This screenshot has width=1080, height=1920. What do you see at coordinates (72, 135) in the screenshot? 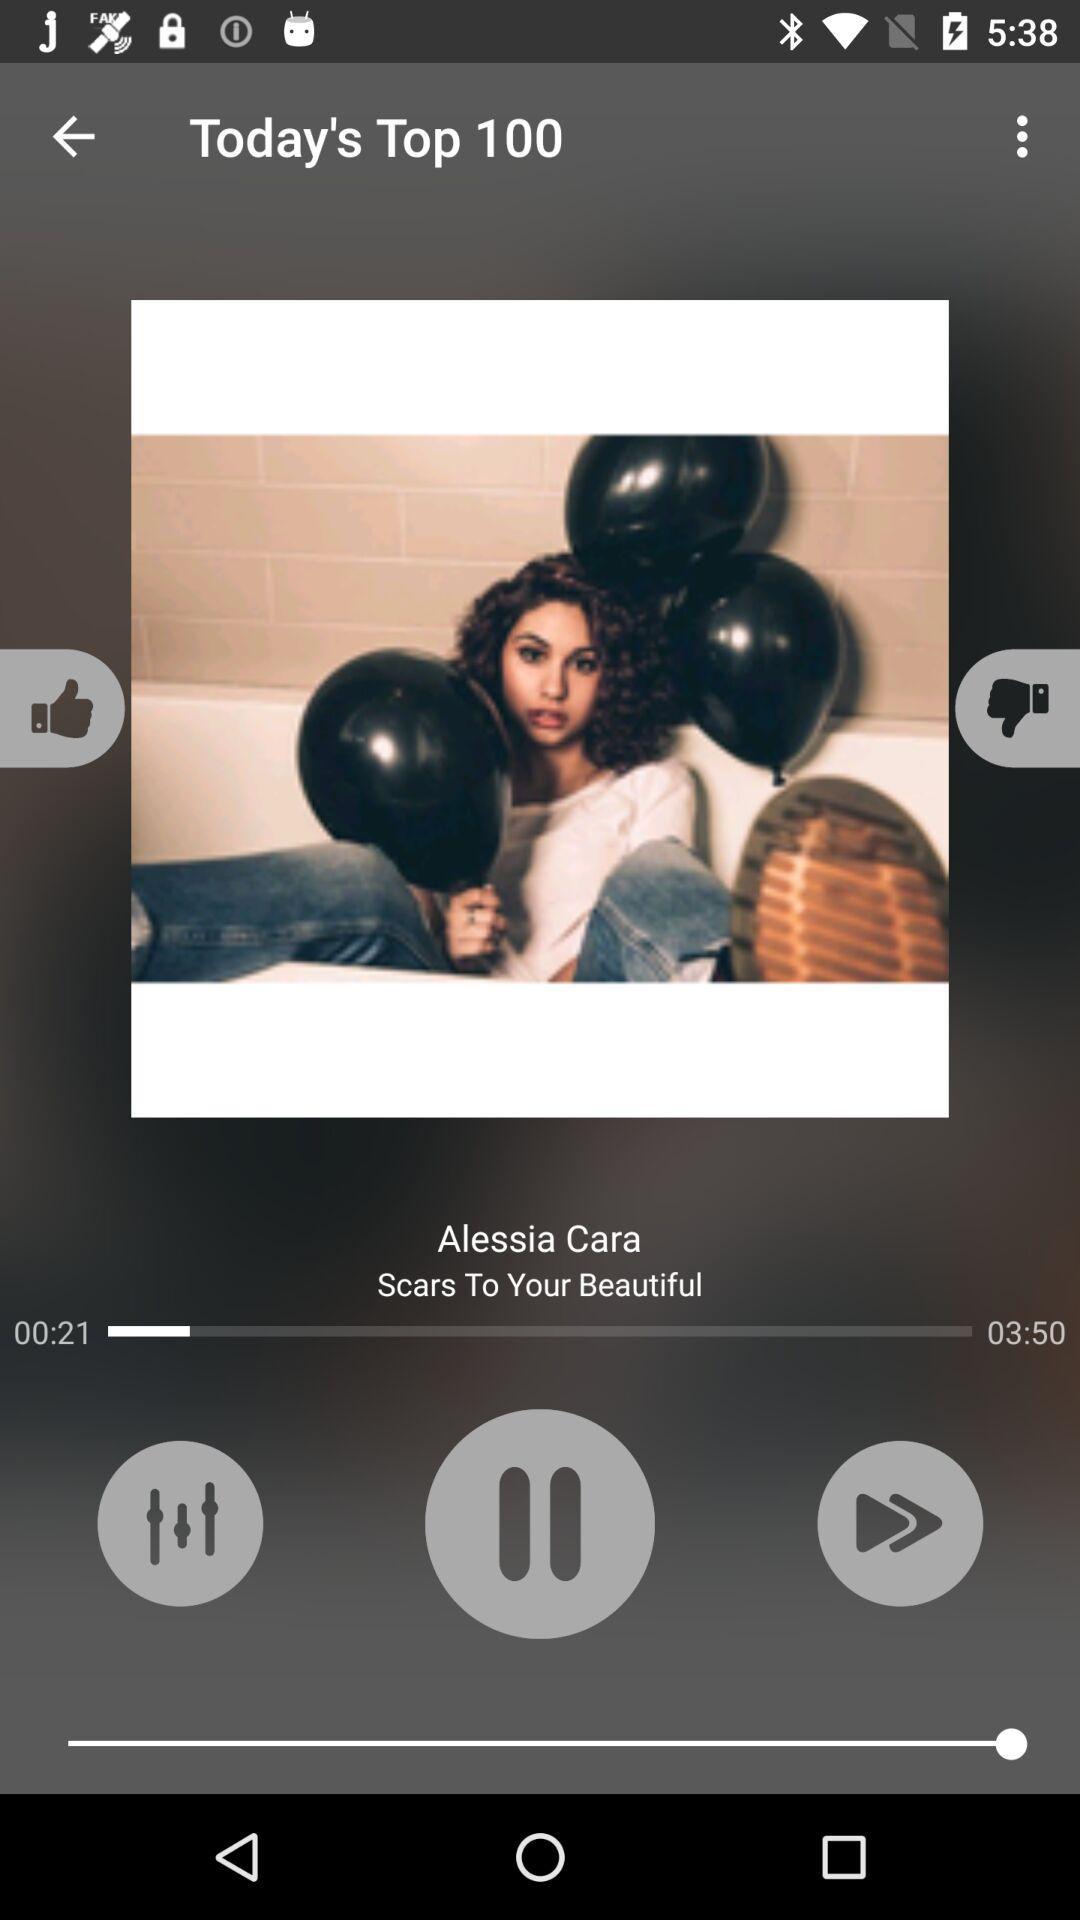
I see `icon at the top left corner` at bounding box center [72, 135].